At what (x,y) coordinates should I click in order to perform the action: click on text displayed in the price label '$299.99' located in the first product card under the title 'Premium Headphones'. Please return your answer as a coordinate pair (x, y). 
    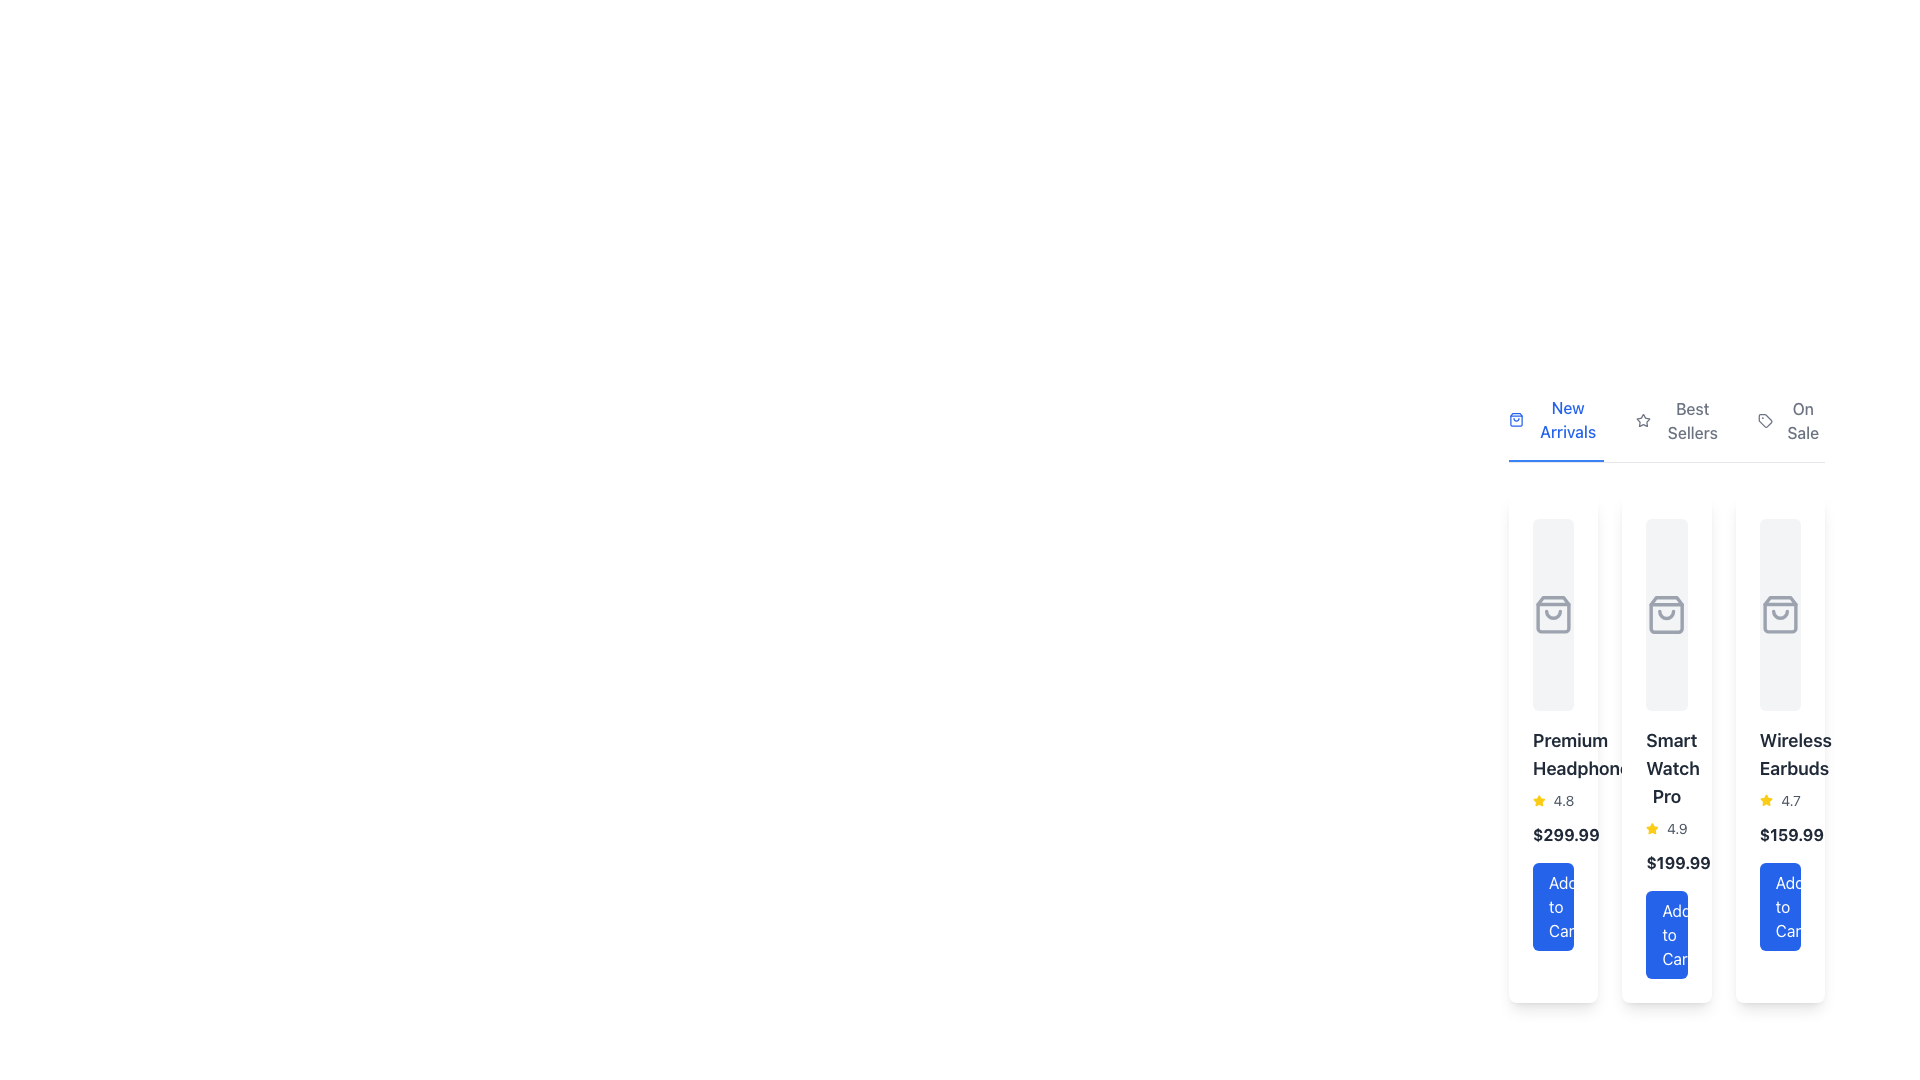
    Looking at the image, I should click on (1552, 834).